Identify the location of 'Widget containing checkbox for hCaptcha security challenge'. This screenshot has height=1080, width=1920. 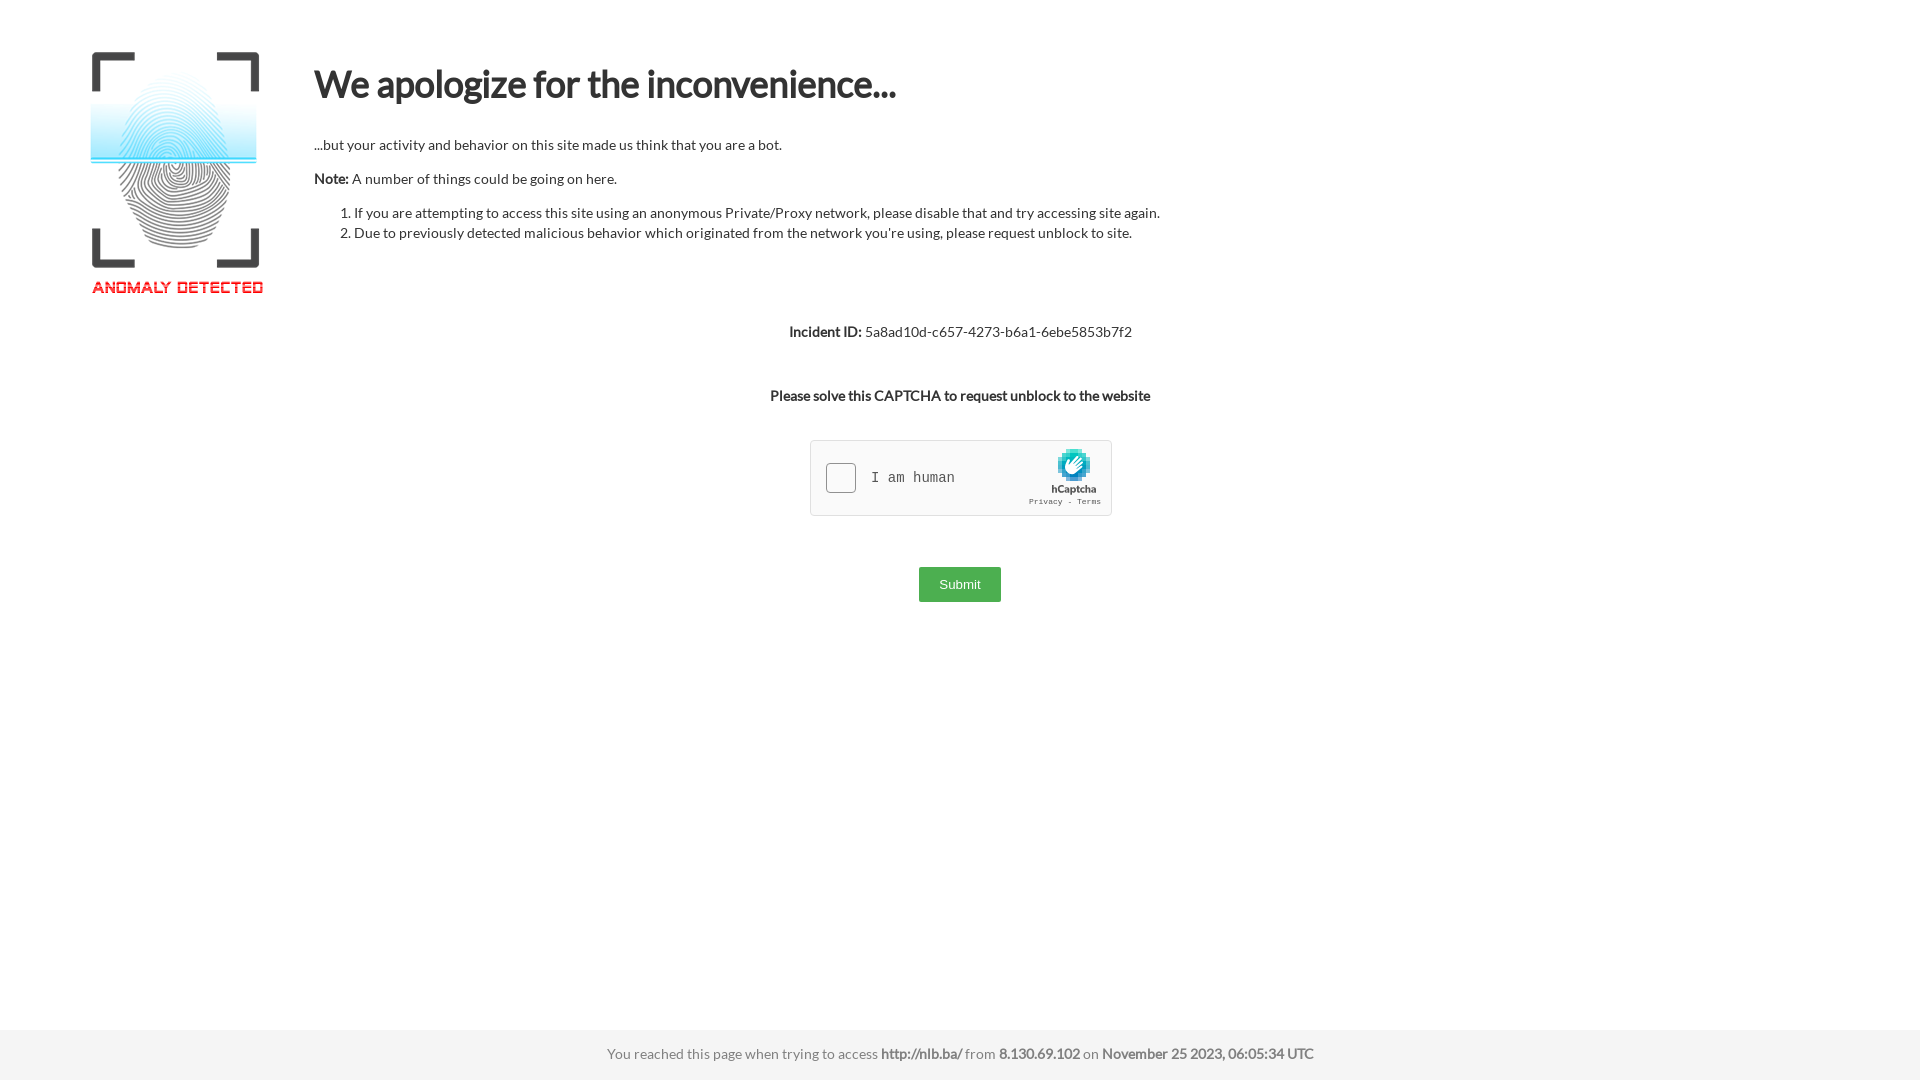
(961, 478).